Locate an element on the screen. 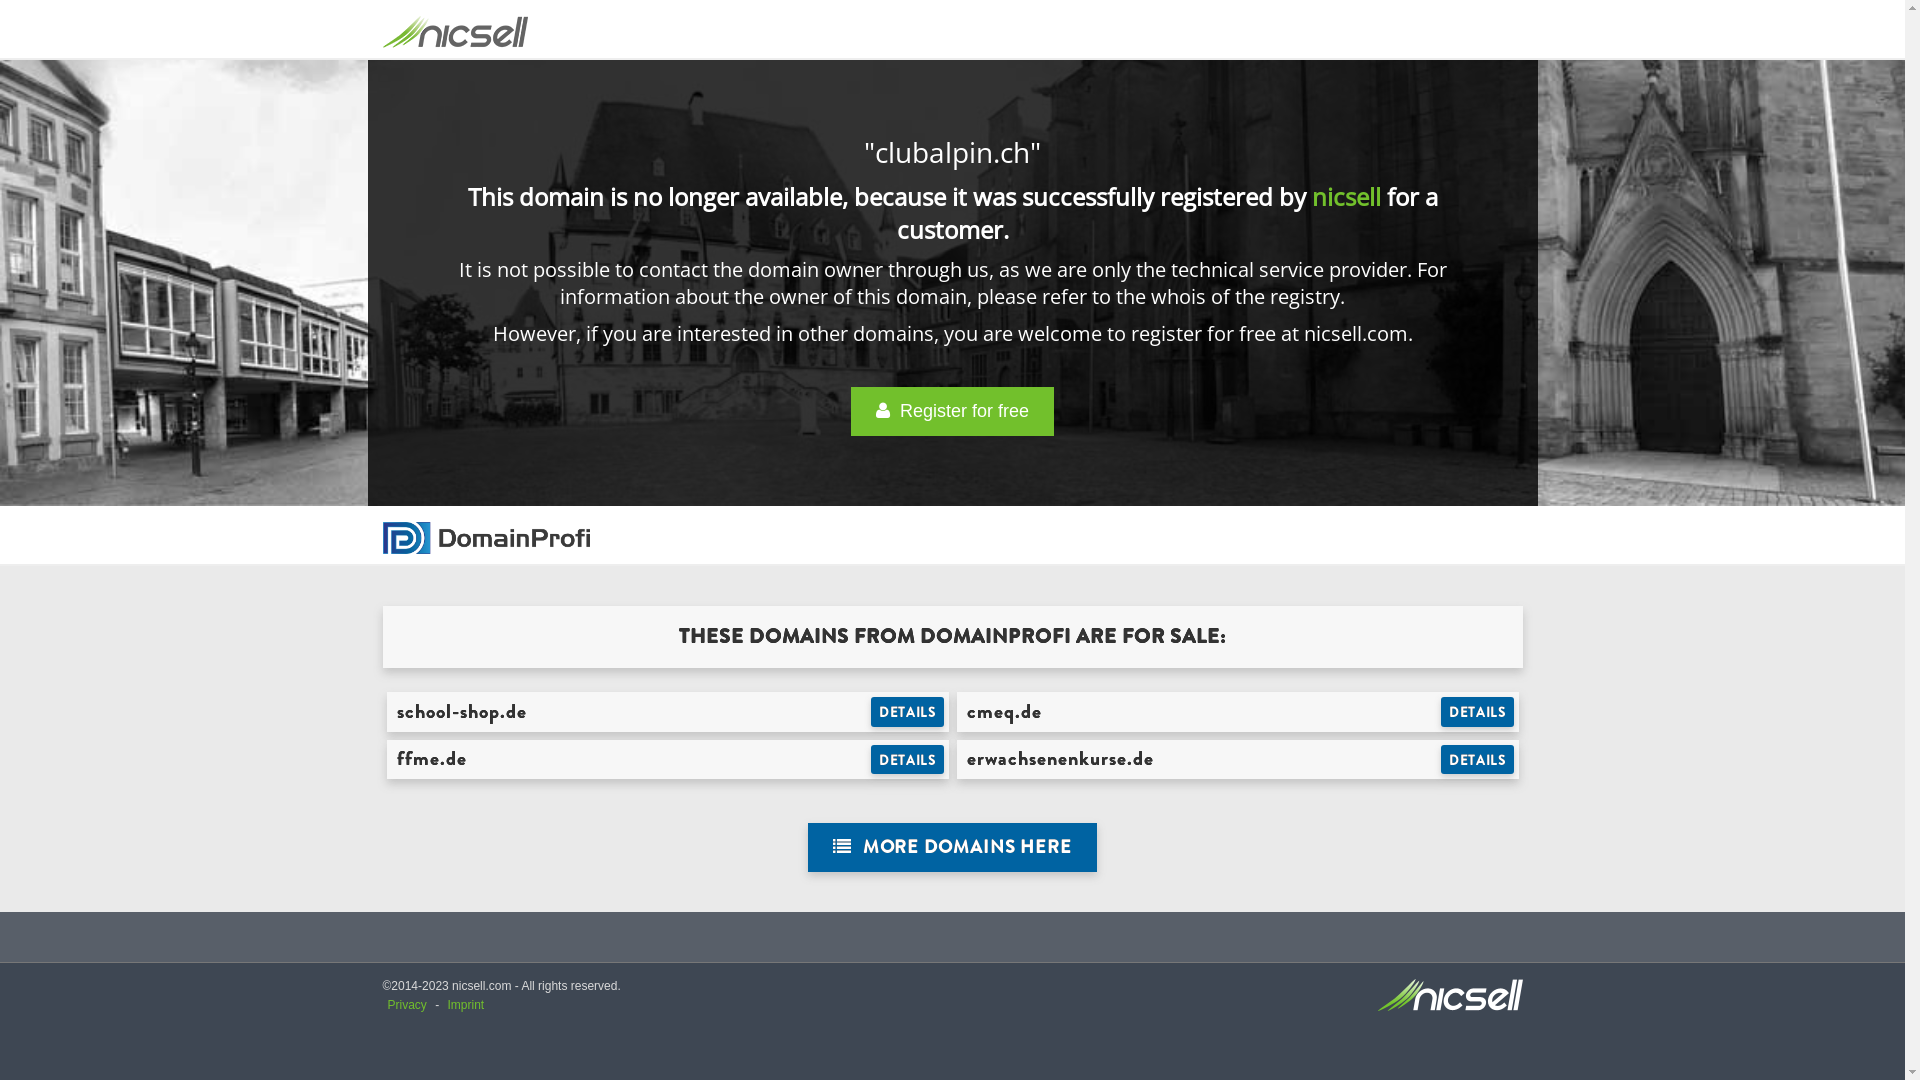 The width and height of the screenshot is (1920, 1080). 'Imprint' is located at coordinates (465, 1005).